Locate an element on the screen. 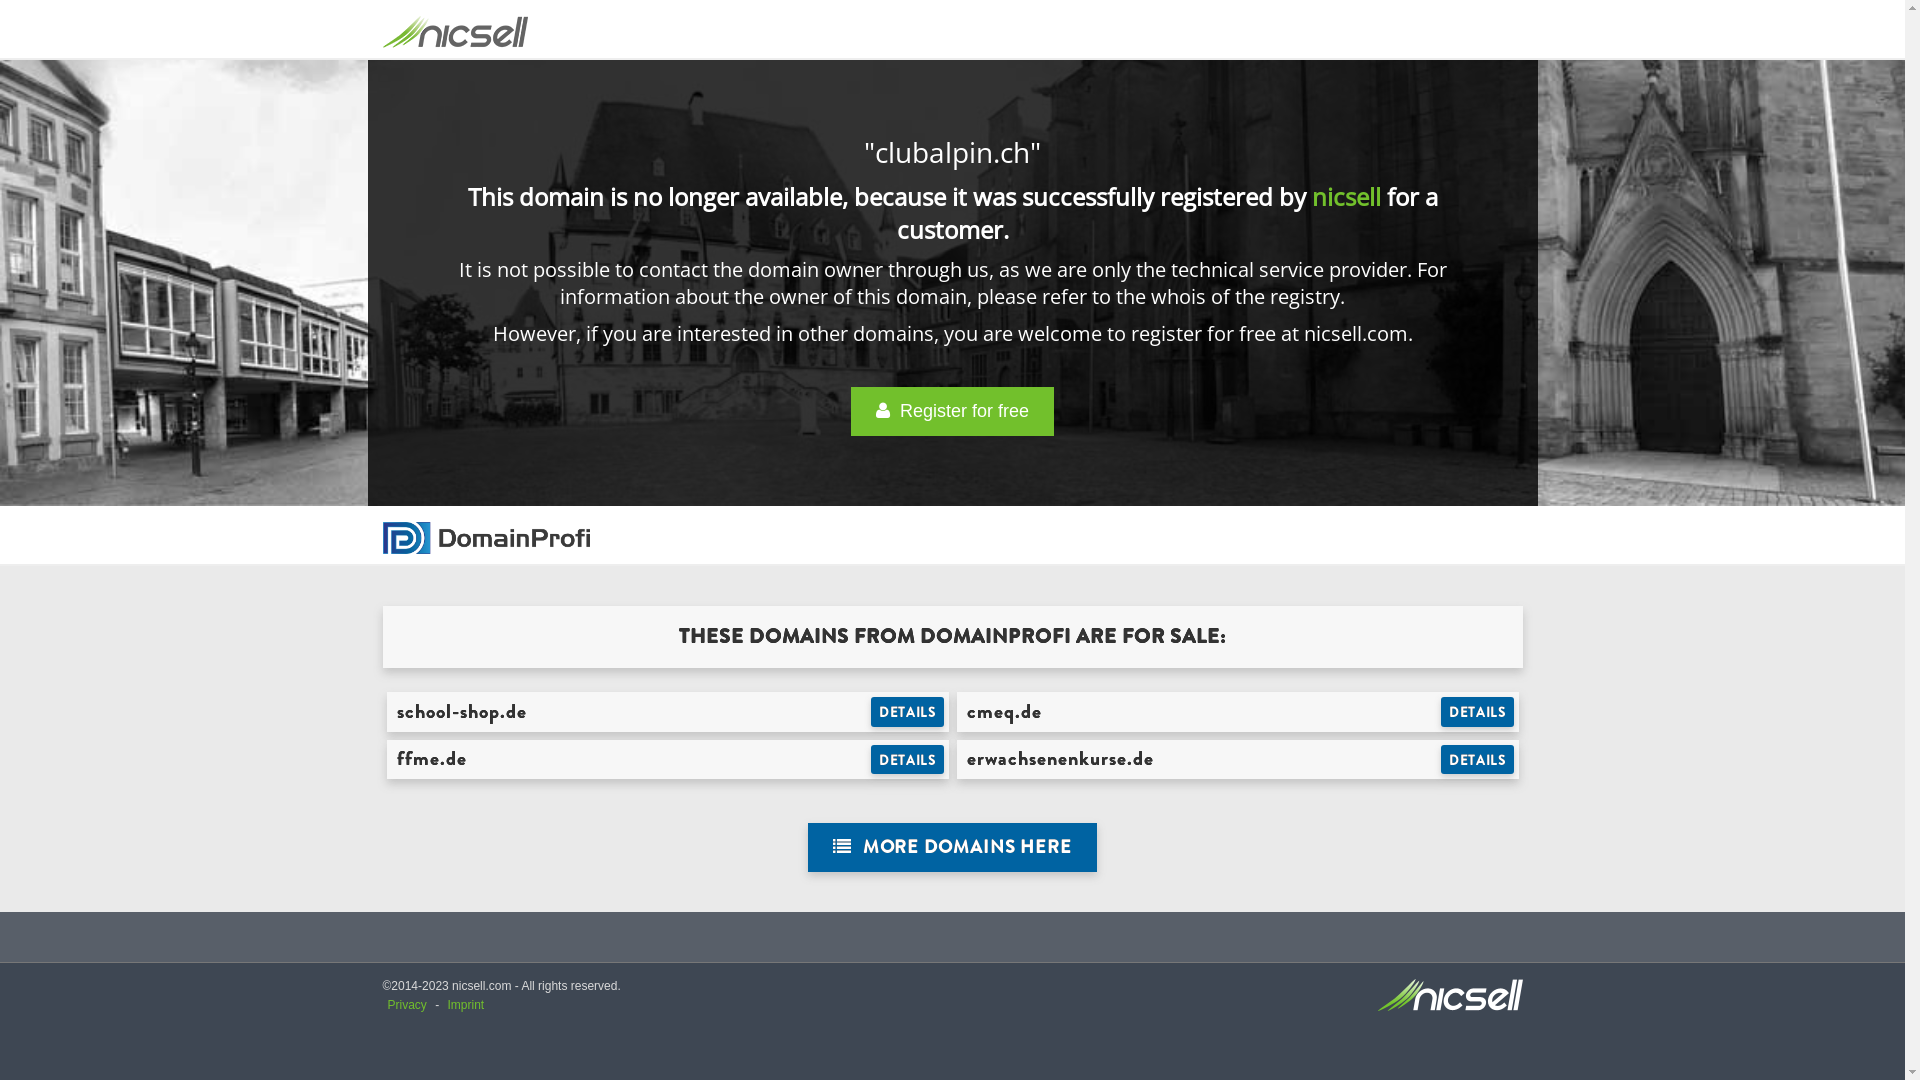 The width and height of the screenshot is (1920, 1080). 'Imprint' is located at coordinates (465, 1005).